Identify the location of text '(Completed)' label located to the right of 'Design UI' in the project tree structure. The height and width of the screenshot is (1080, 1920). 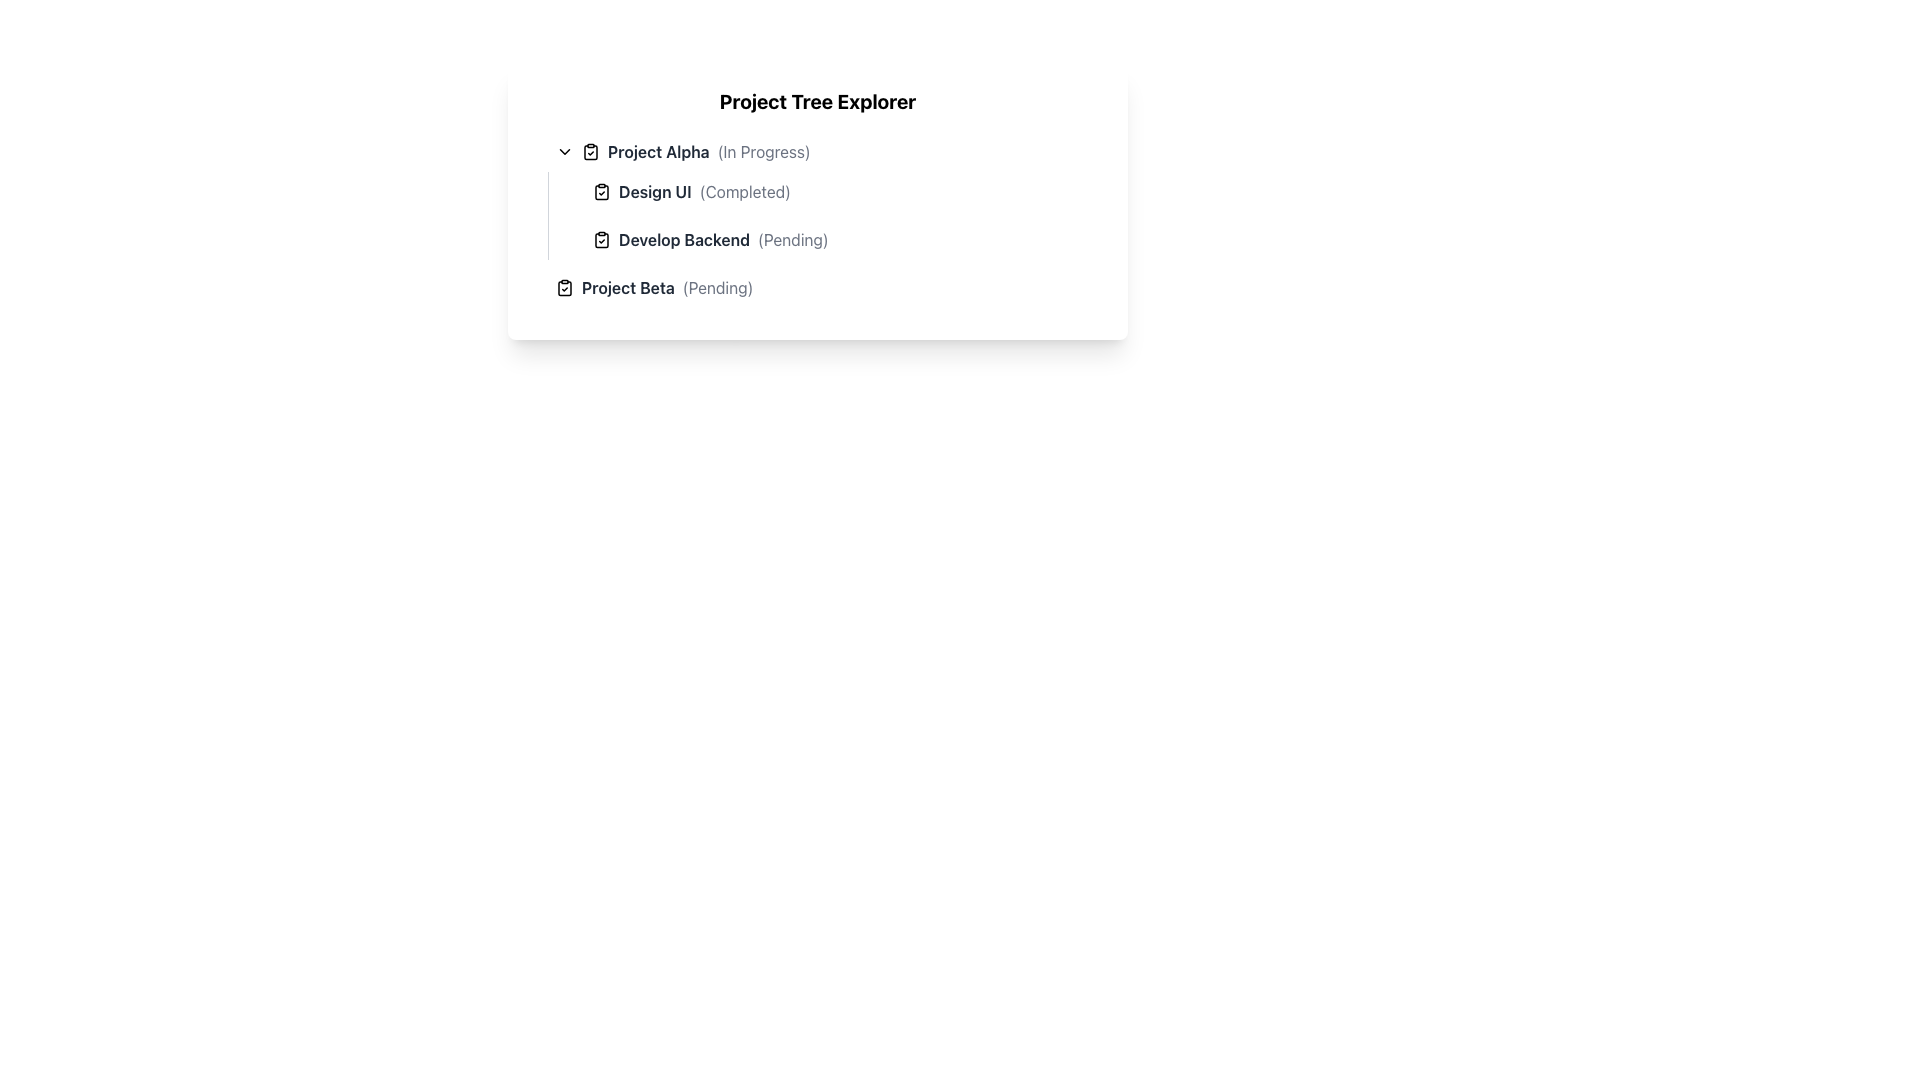
(744, 192).